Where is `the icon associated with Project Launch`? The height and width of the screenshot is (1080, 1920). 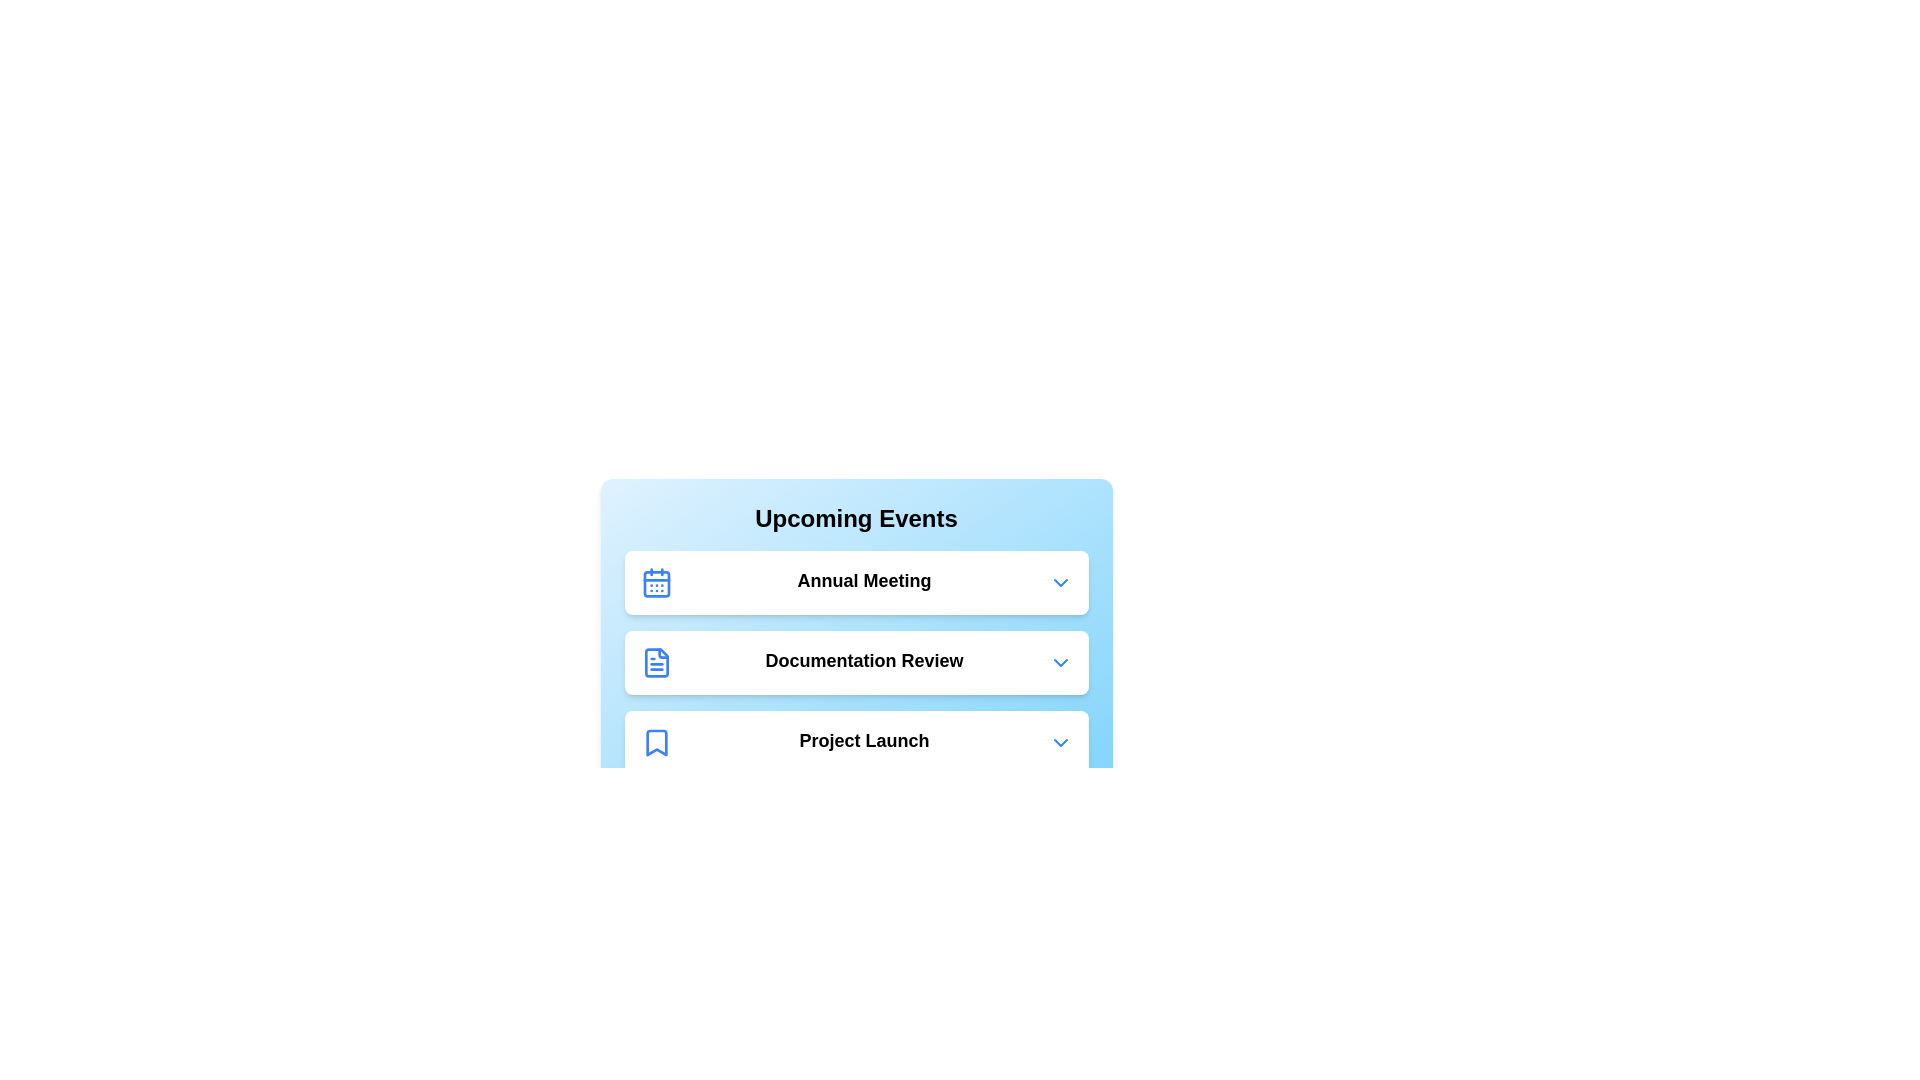 the icon associated with Project Launch is located at coordinates (656, 743).